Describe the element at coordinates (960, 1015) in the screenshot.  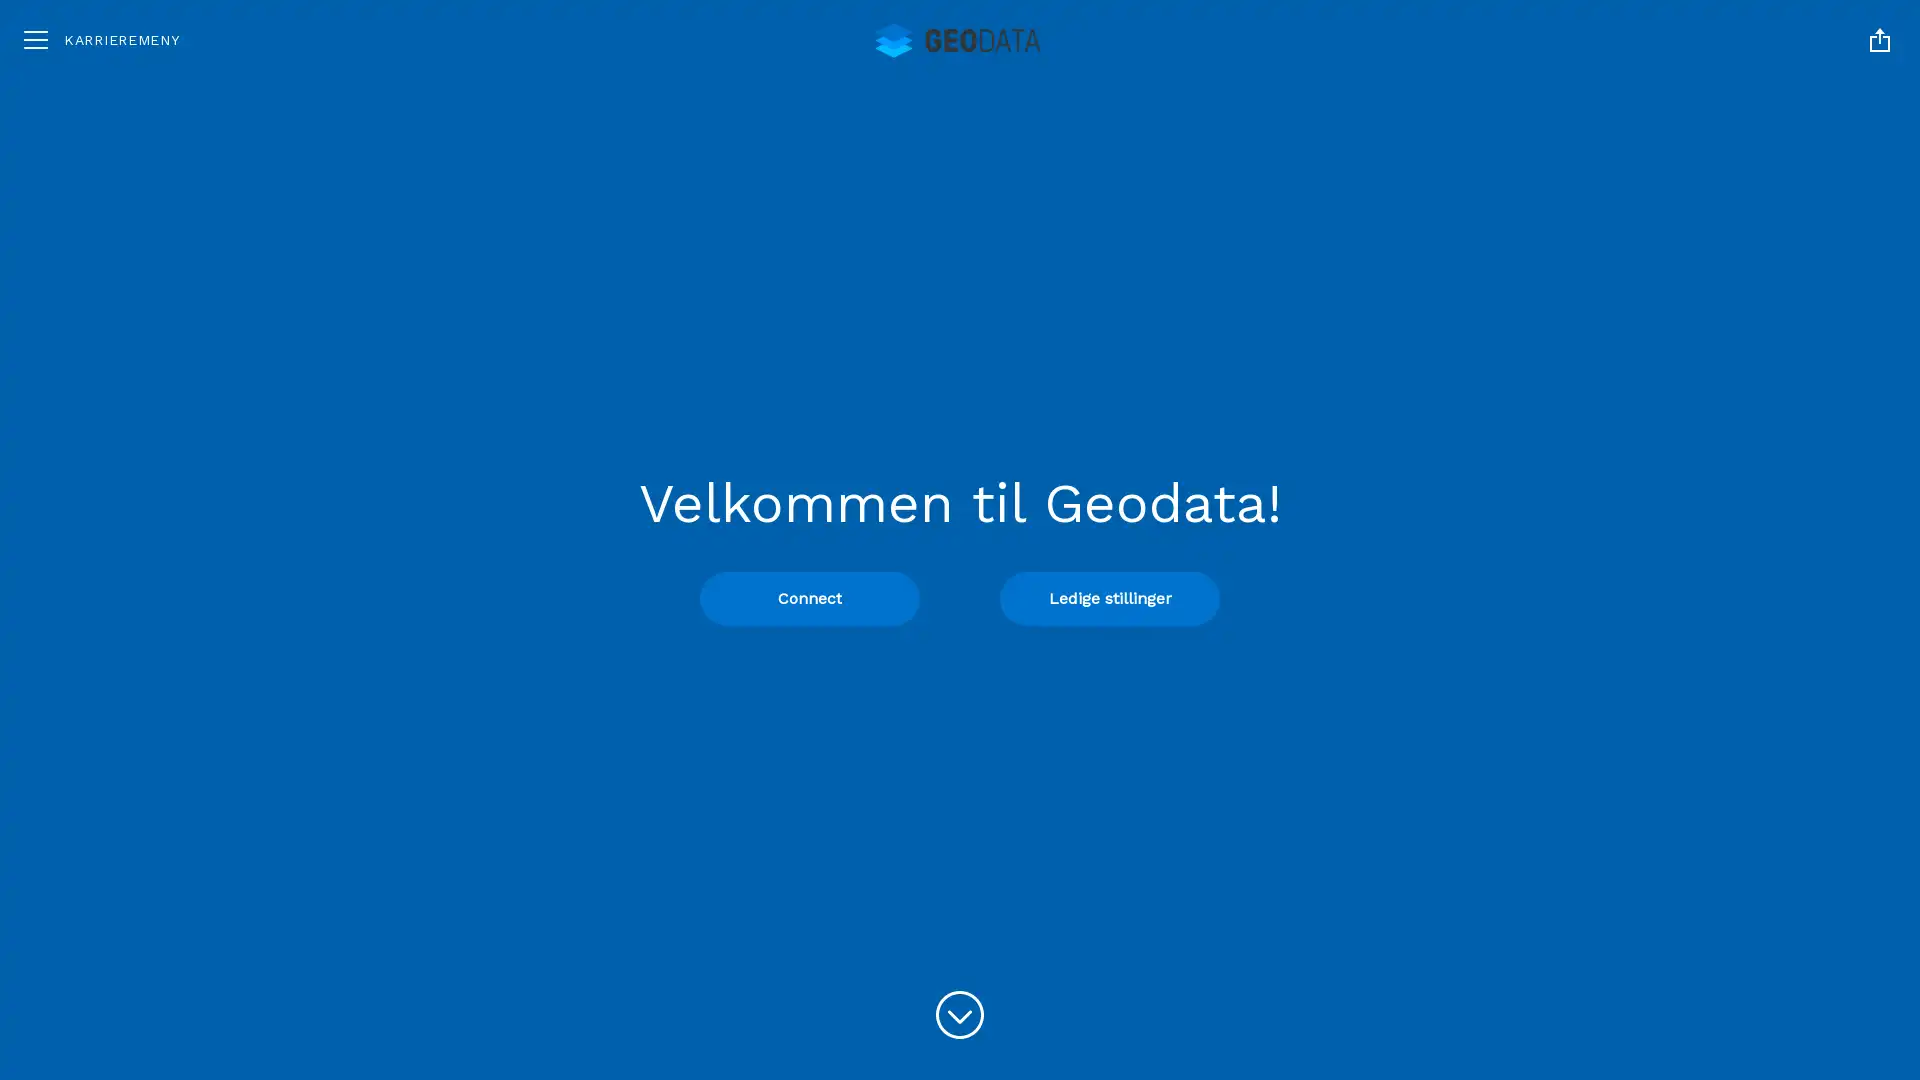
I see `Bla til innholdet` at that location.